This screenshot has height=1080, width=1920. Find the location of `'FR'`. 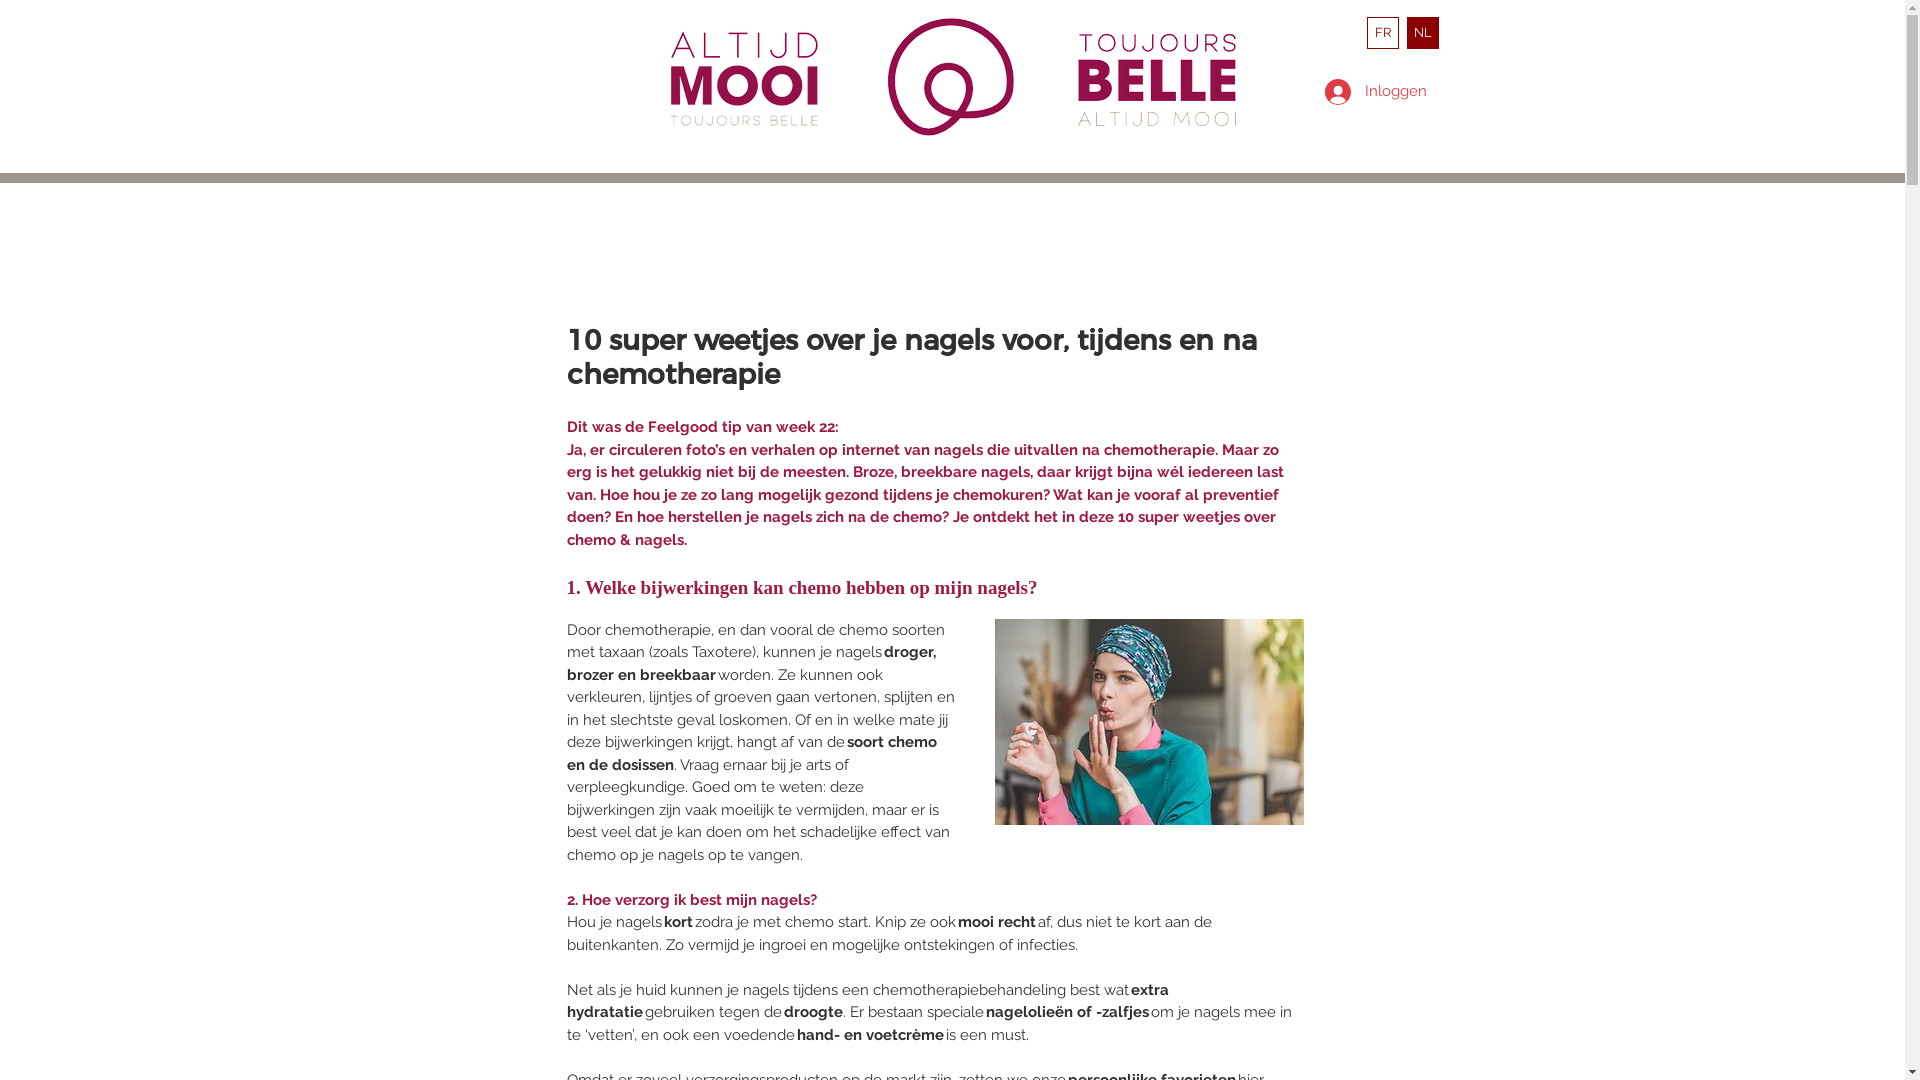

'FR' is located at coordinates (1365, 33).